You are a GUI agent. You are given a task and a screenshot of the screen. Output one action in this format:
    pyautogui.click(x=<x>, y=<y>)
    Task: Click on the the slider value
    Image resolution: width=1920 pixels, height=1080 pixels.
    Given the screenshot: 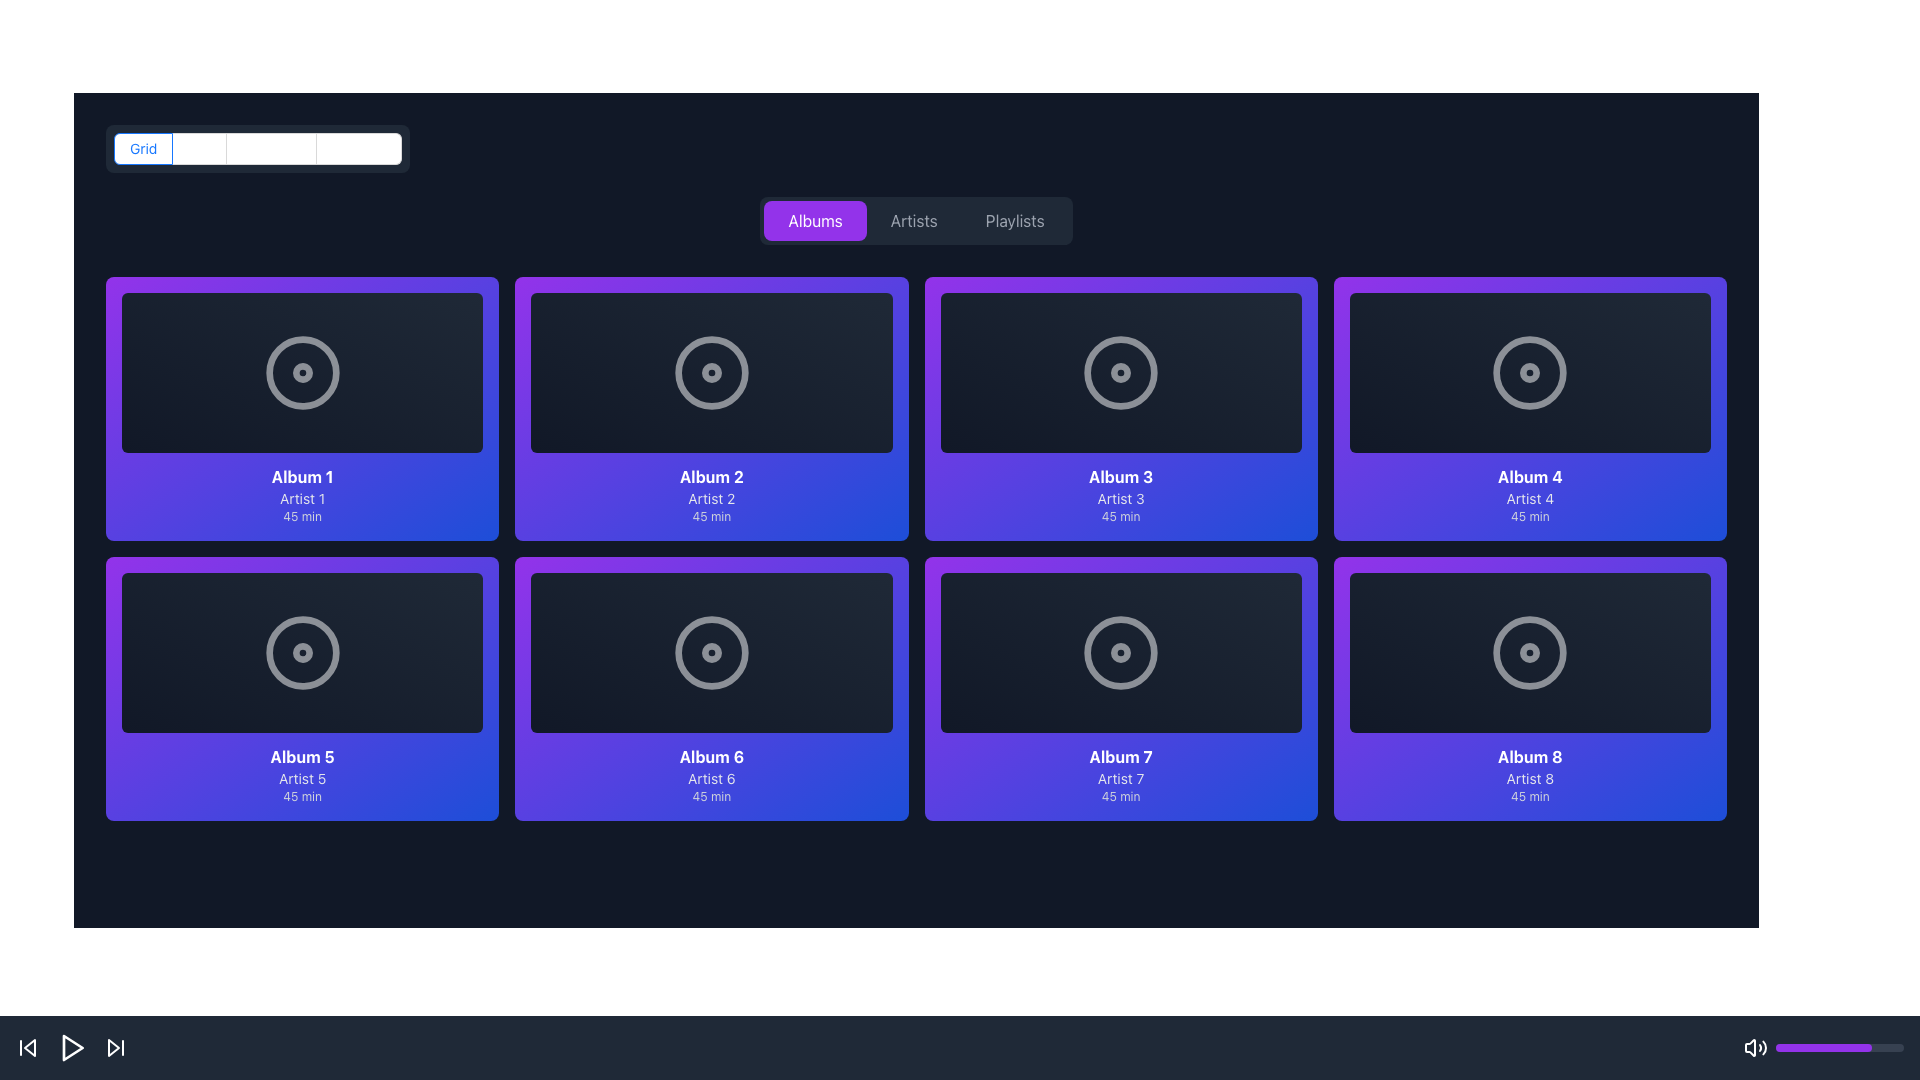 What is the action you would take?
    pyautogui.click(x=1777, y=1047)
    